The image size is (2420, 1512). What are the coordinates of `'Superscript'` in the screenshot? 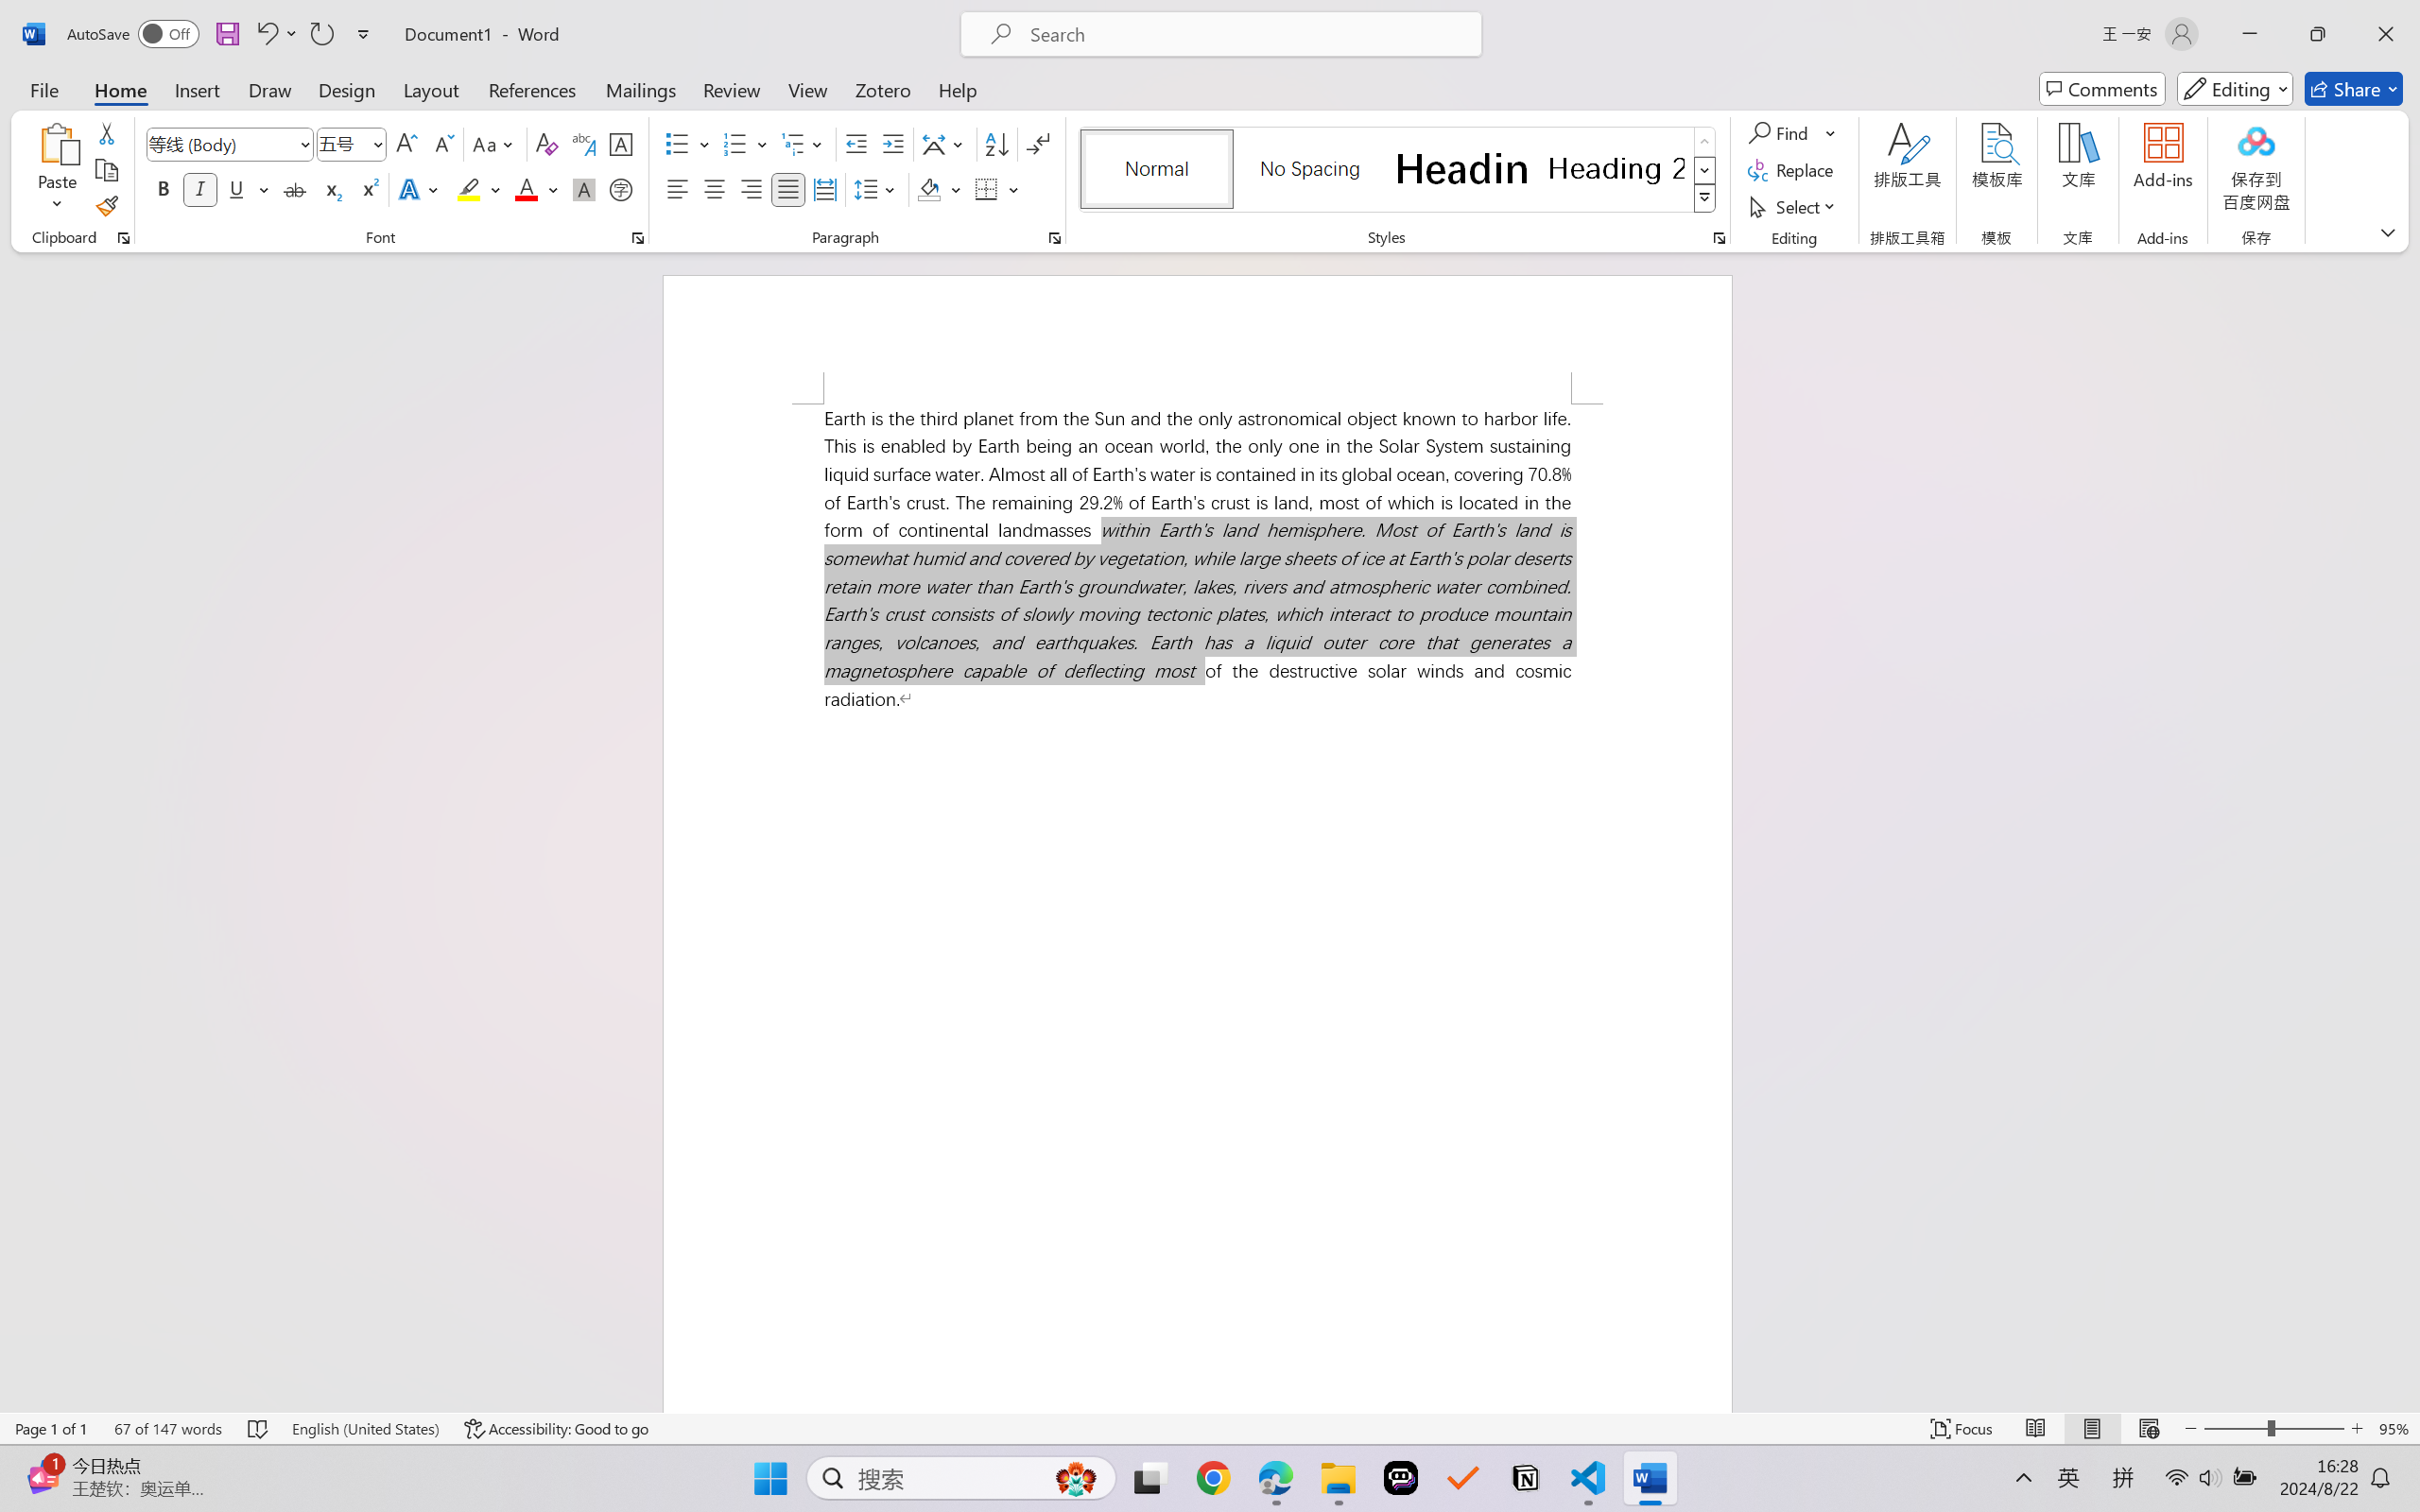 It's located at (367, 188).